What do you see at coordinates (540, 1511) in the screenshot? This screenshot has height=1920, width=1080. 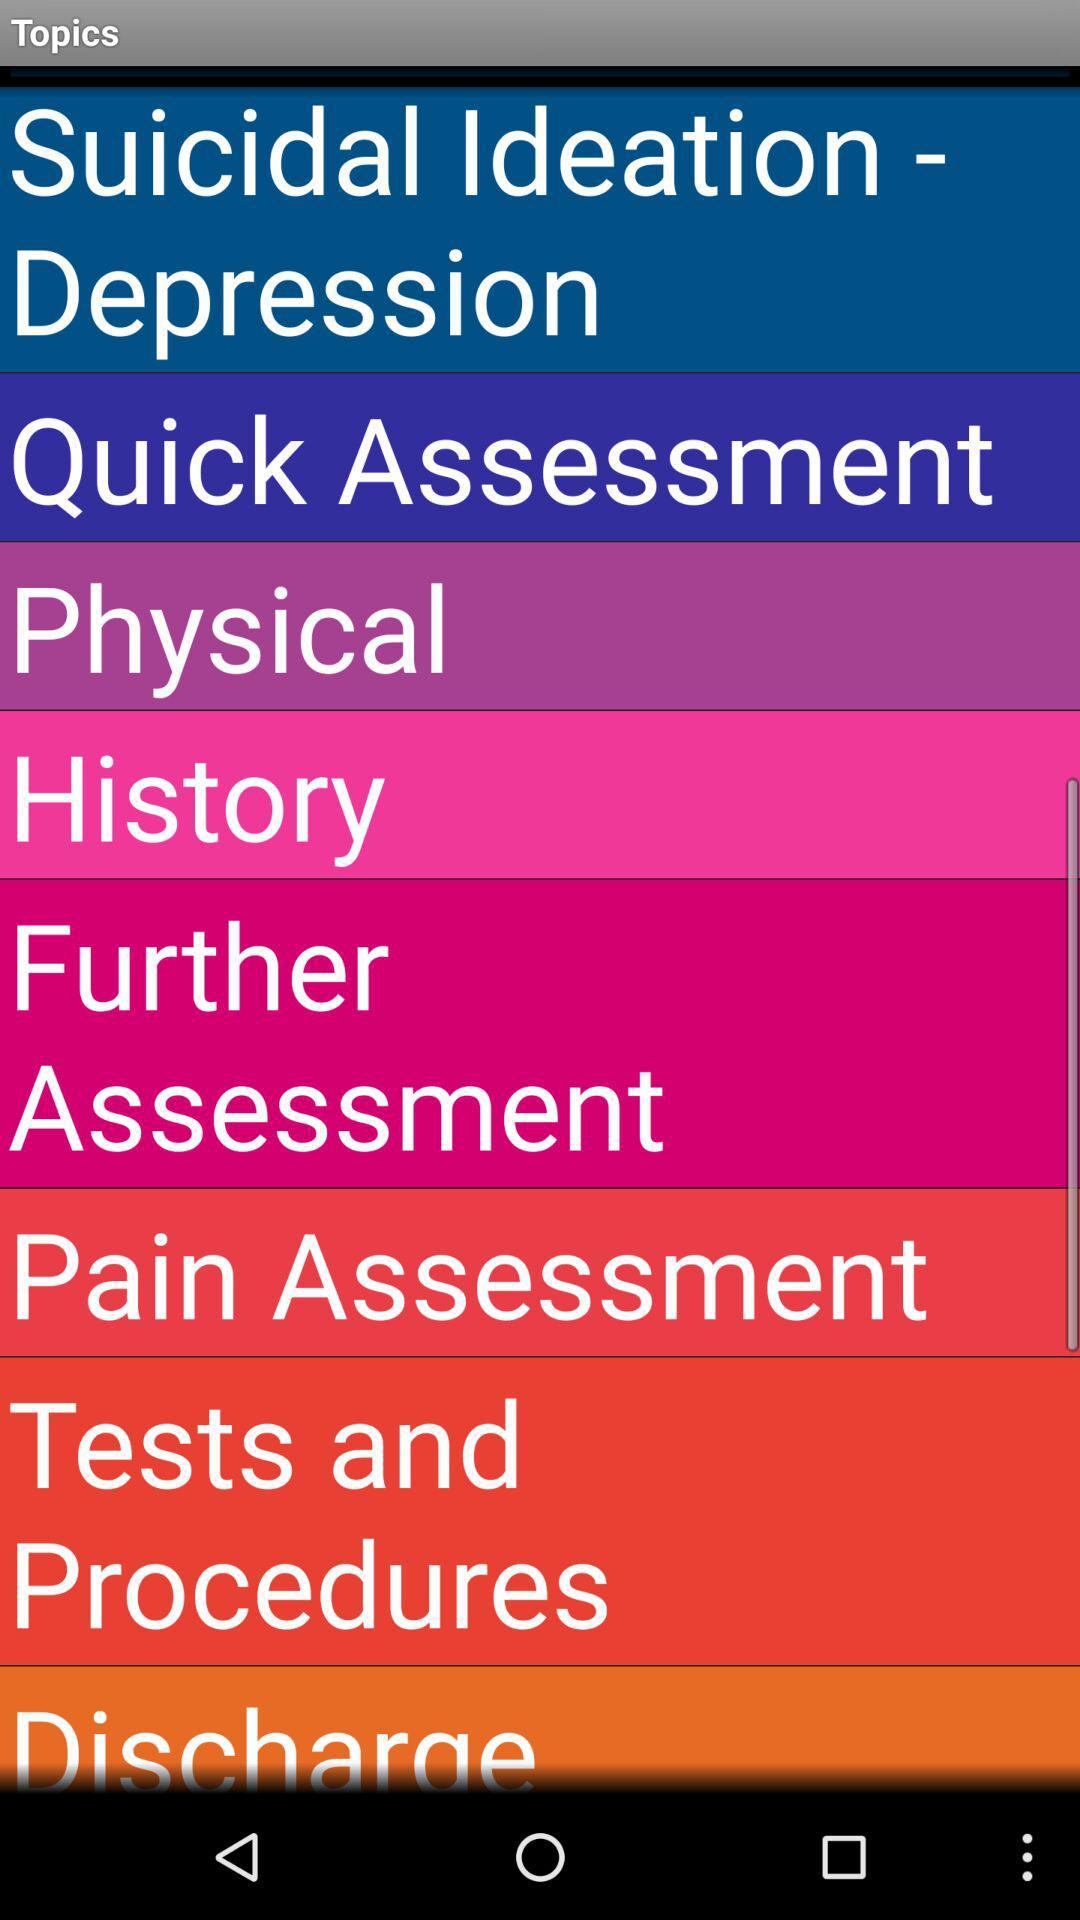 I see `tests and procedures app` at bounding box center [540, 1511].